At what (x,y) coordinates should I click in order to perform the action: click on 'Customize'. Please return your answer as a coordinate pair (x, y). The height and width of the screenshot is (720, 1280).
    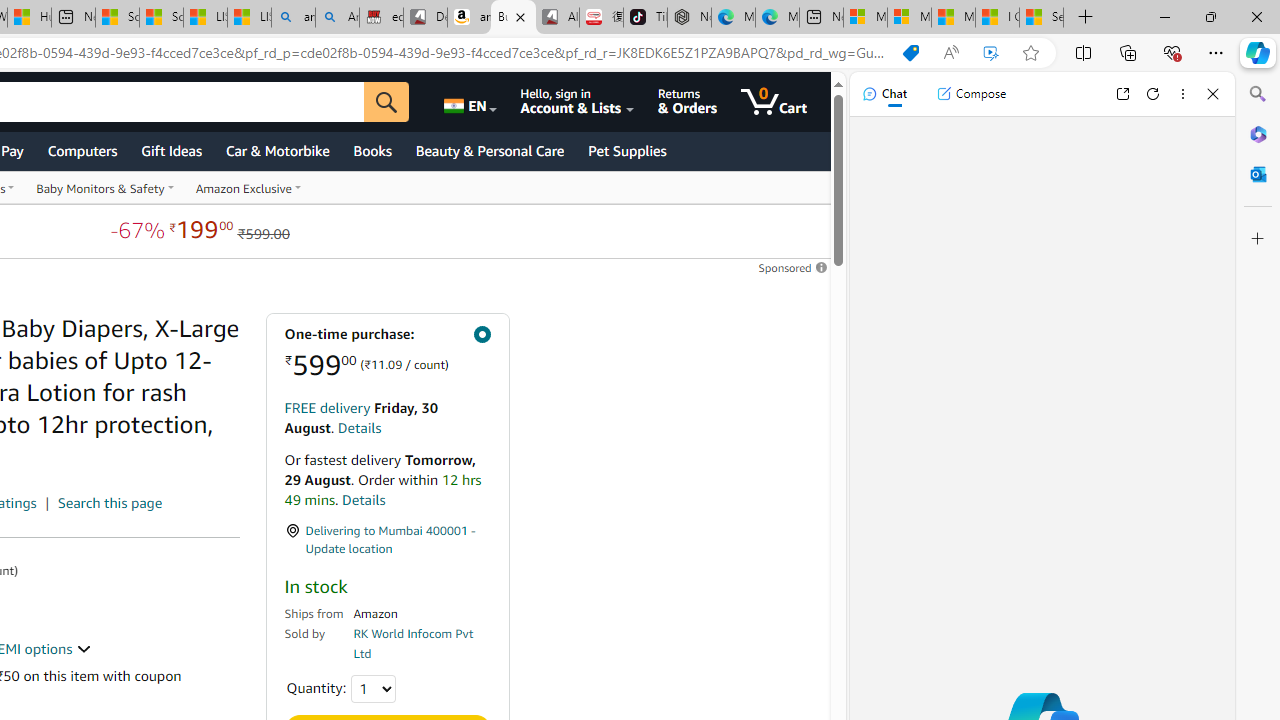
    Looking at the image, I should click on (1257, 238).